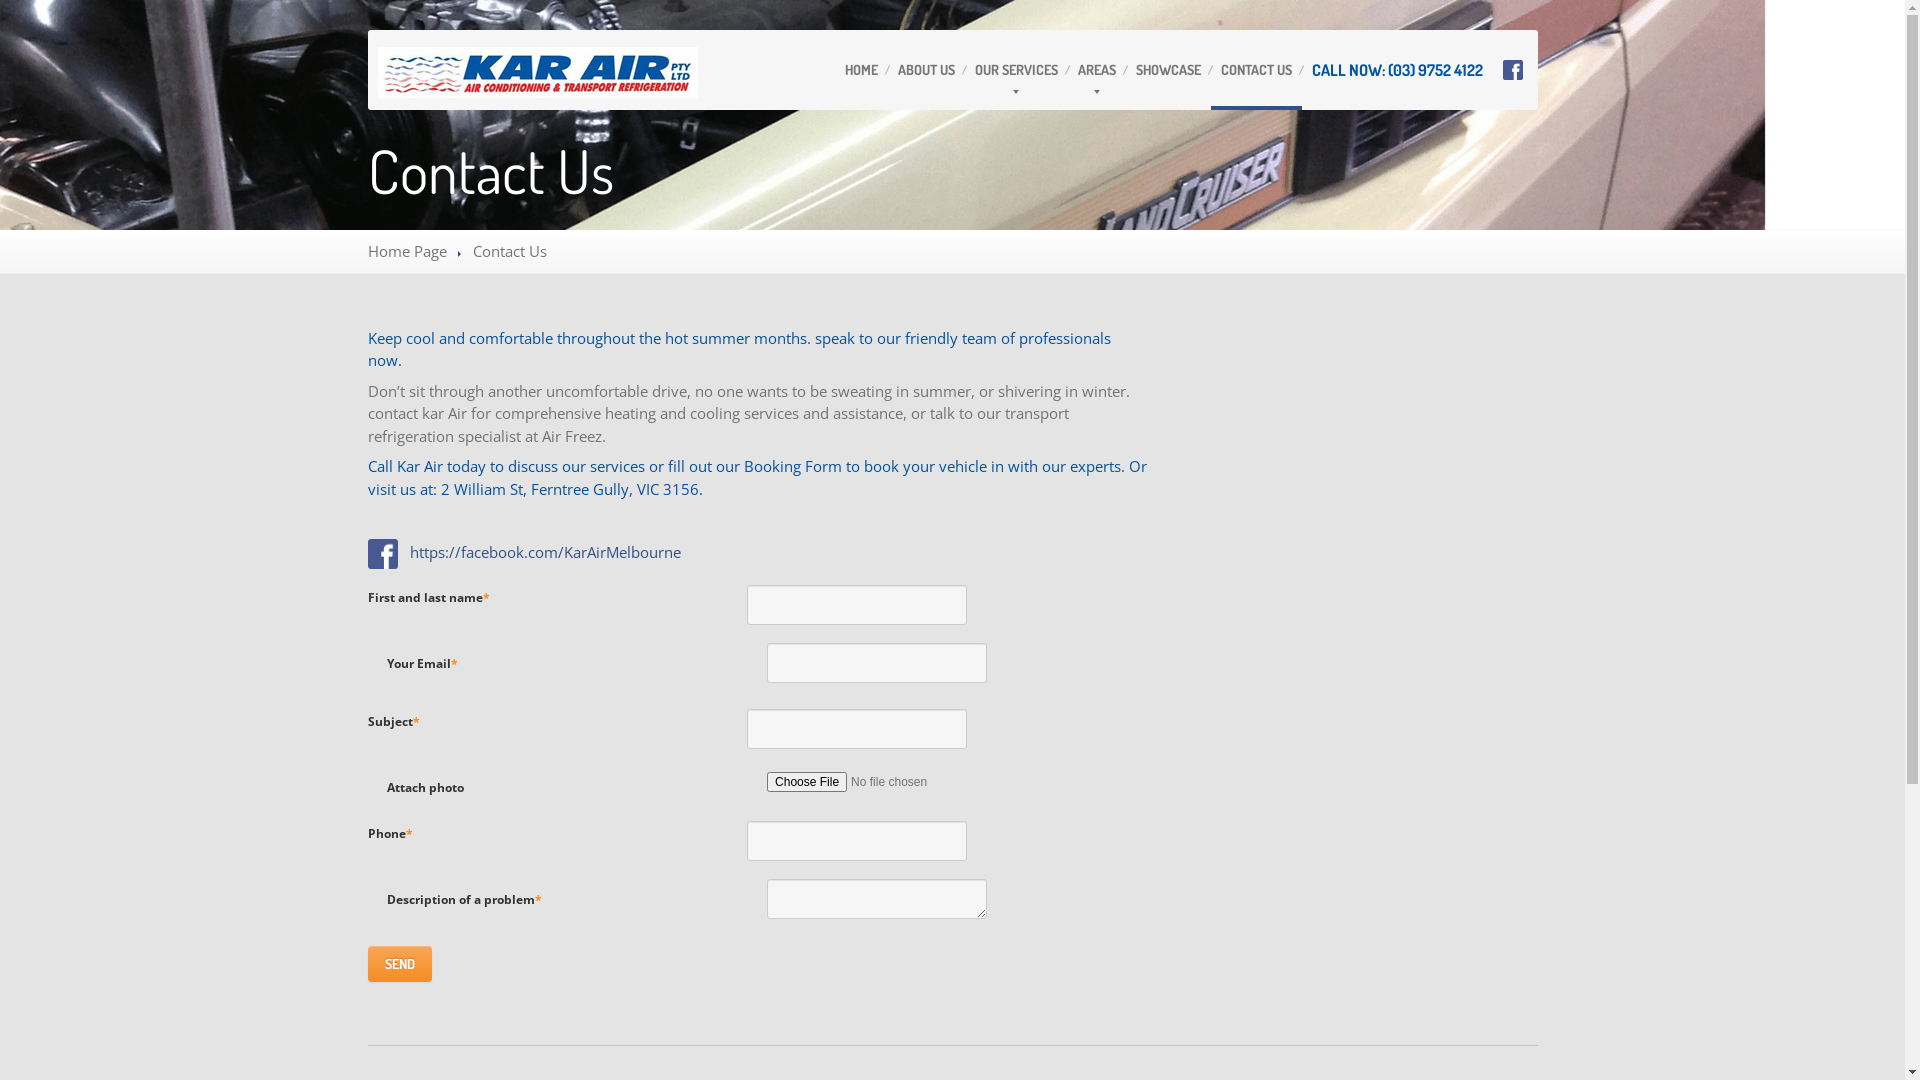 The width and height of the screenshot is (1920, 1080). I want to click on 'CALL NOW: (03) 9752 4122', so click(1301, 68).